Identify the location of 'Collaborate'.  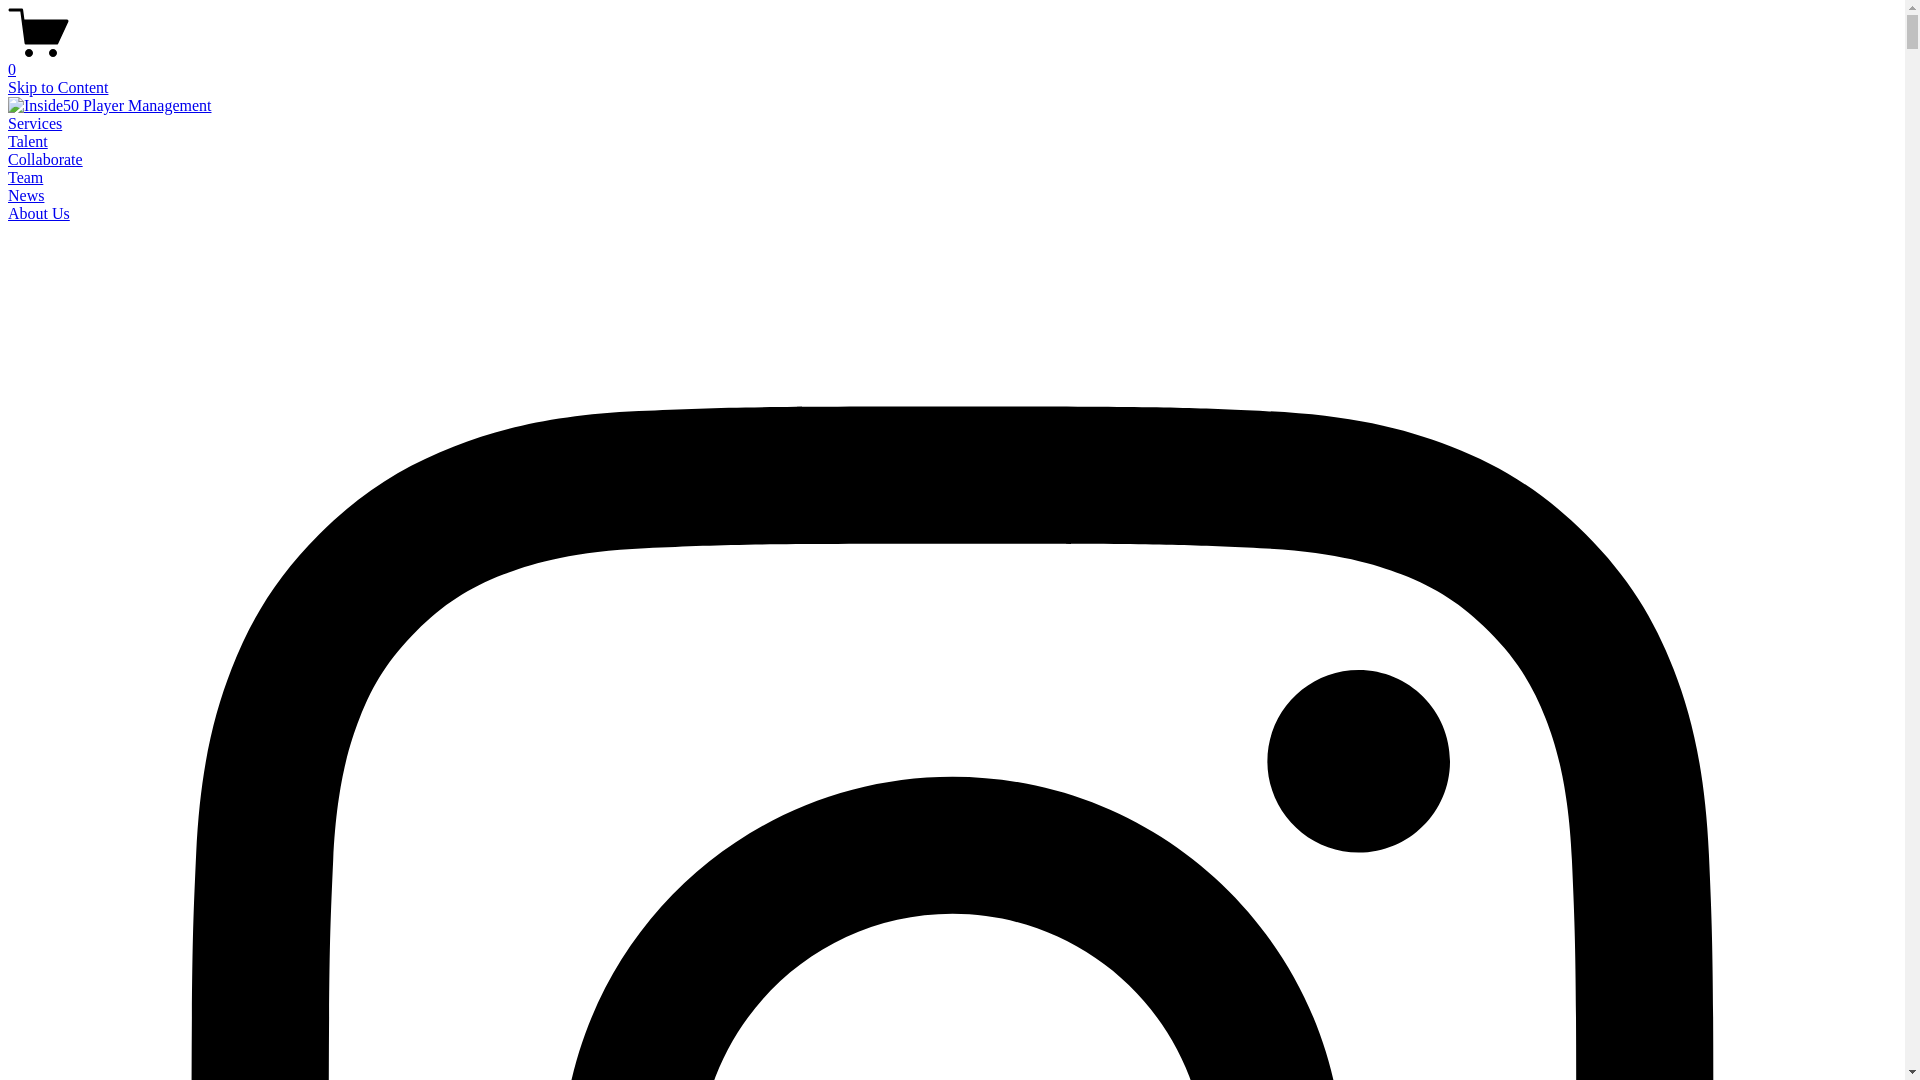
(8, 158).